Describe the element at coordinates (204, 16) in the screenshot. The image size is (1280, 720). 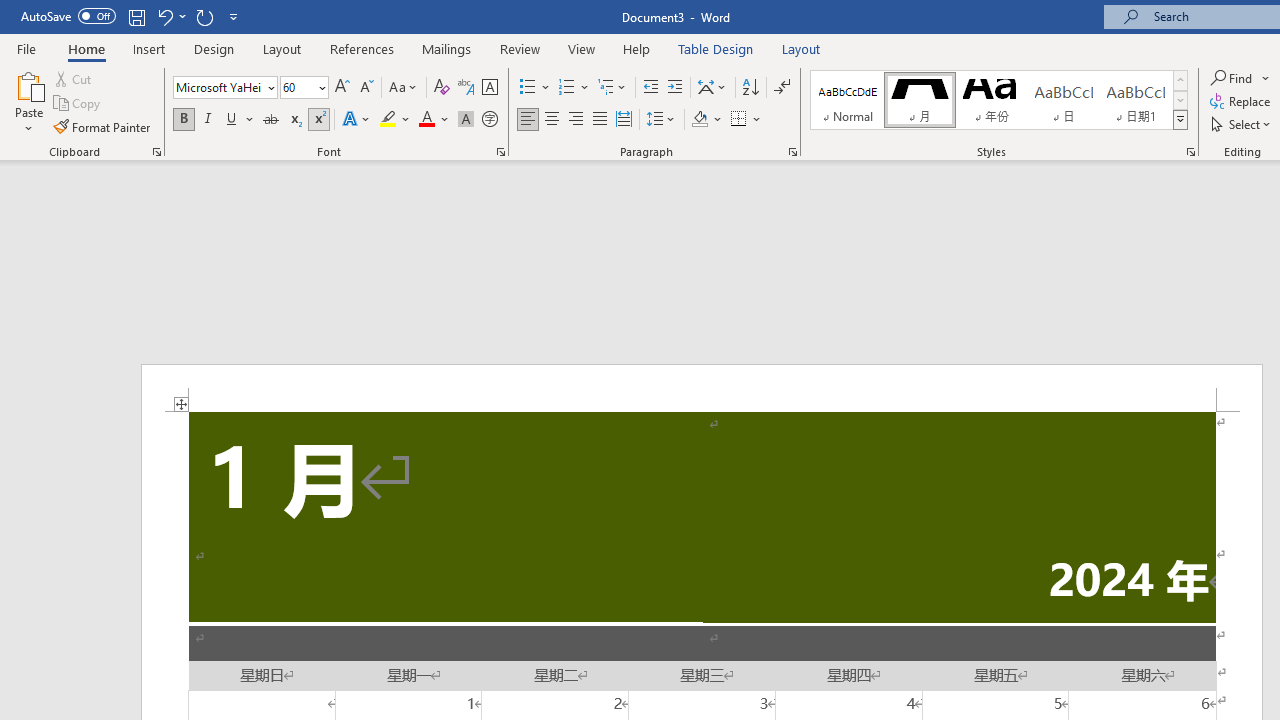
I see `'Repeat Superscript'` at that location.